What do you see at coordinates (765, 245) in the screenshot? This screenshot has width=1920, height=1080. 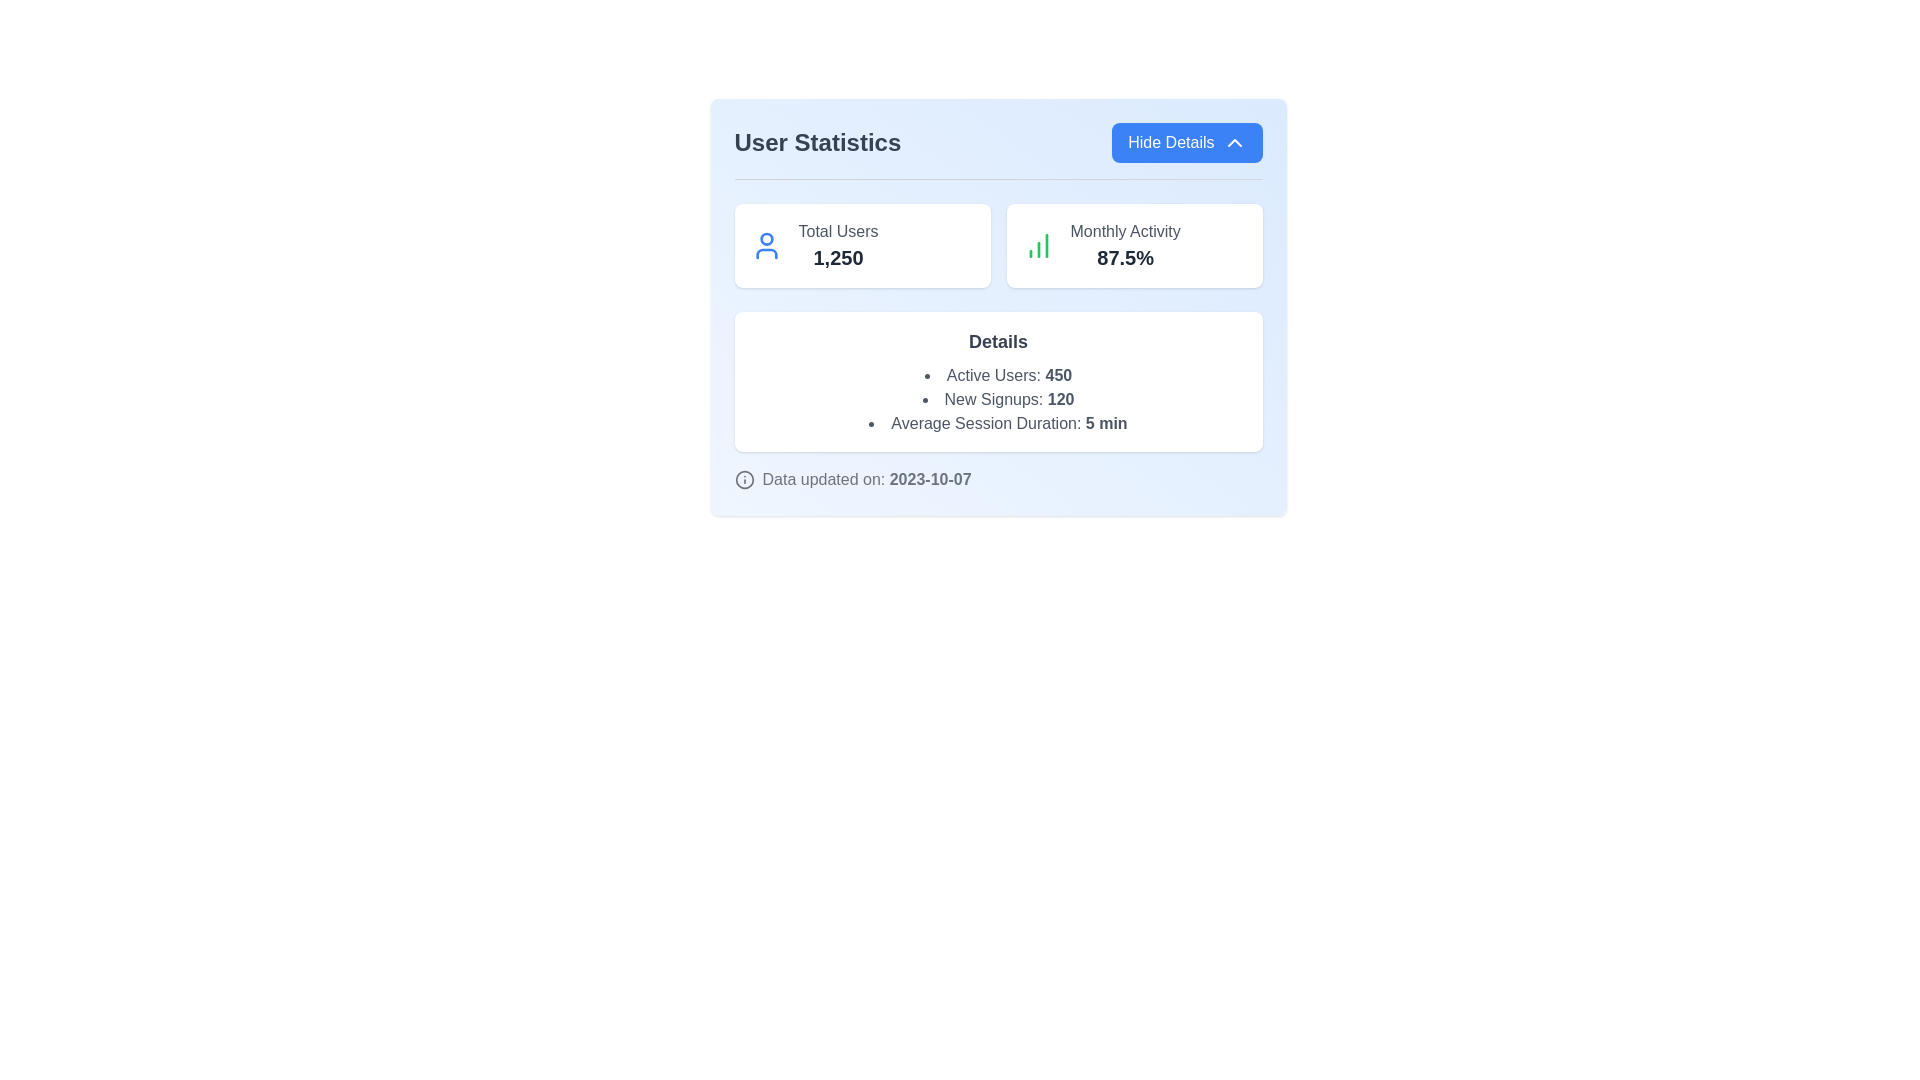 I see `the blue user icon representing a single user, which is the first element within the rectangle labeled 'Total Users 1,250'` at bounding box center [765, 245].